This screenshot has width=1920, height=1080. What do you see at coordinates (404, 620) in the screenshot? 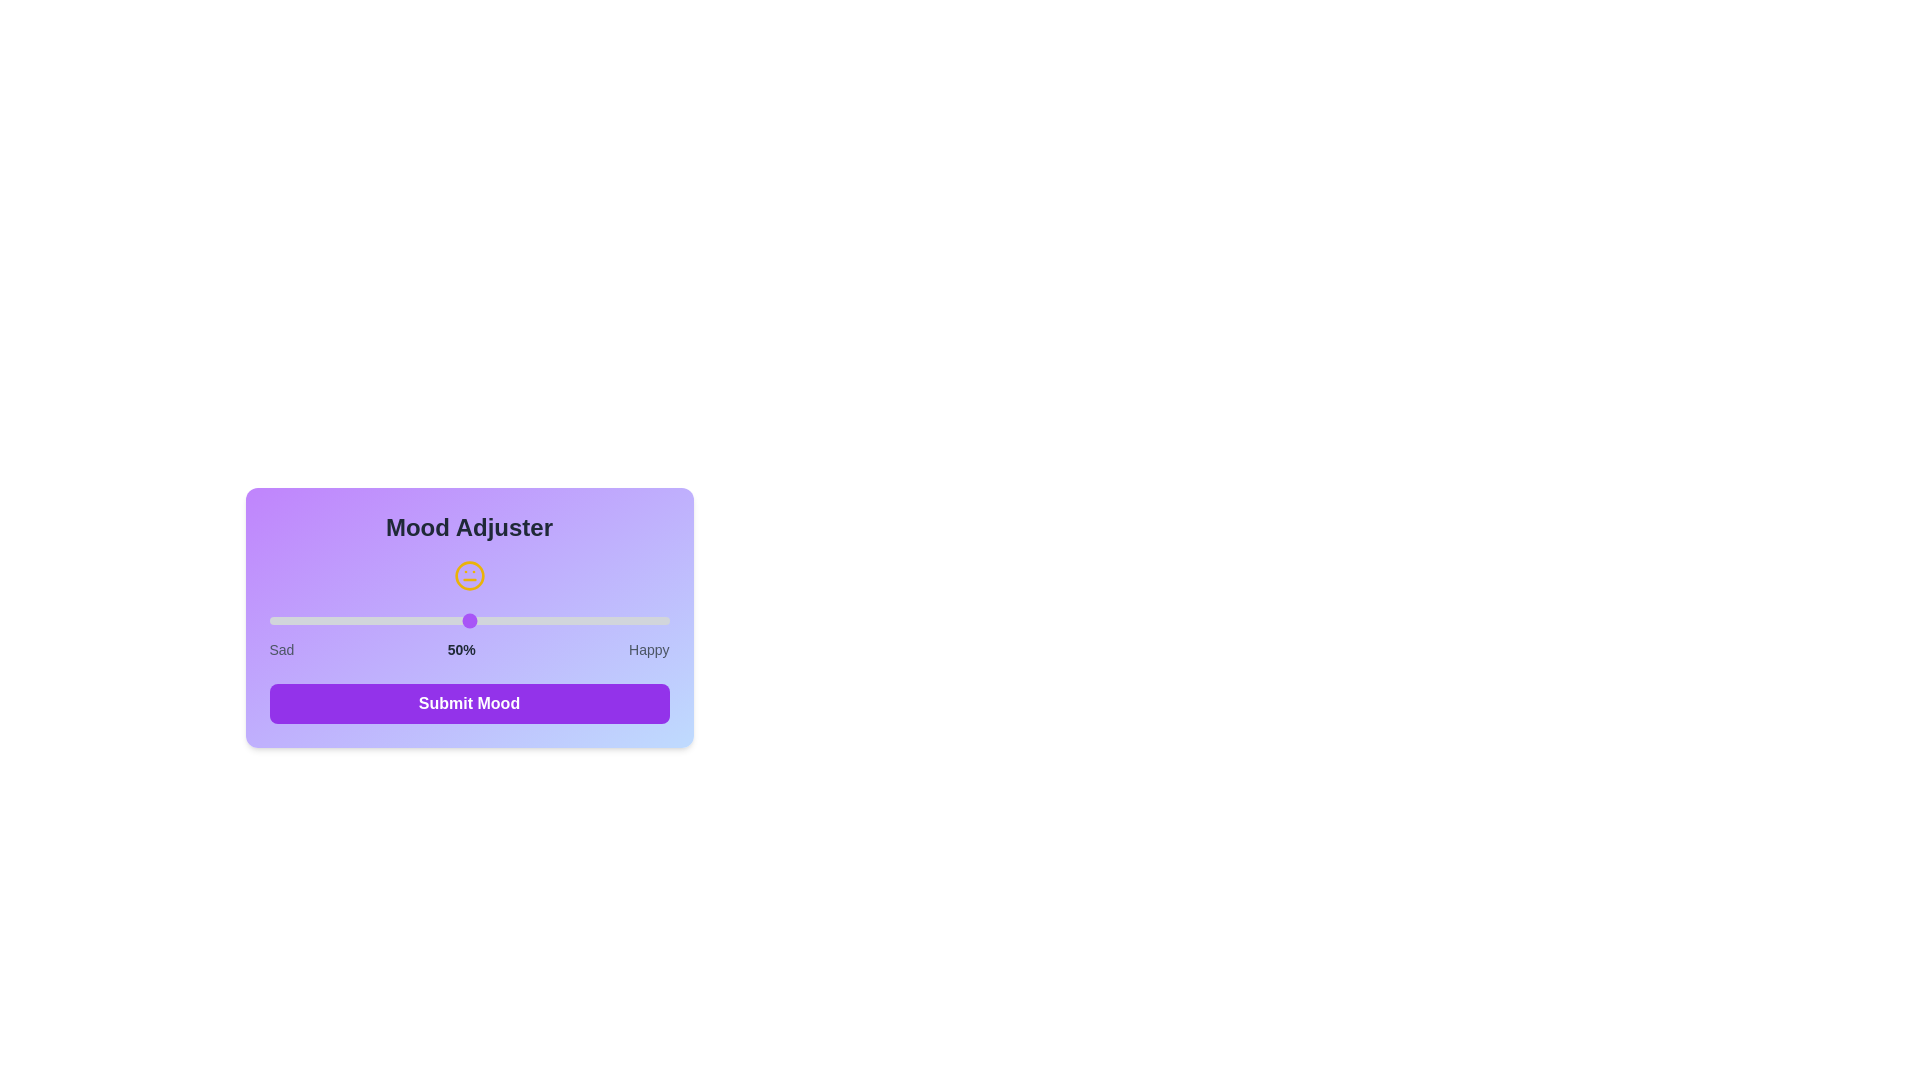
I see `the mood slider to 34%` at bounding box center [404, 620].